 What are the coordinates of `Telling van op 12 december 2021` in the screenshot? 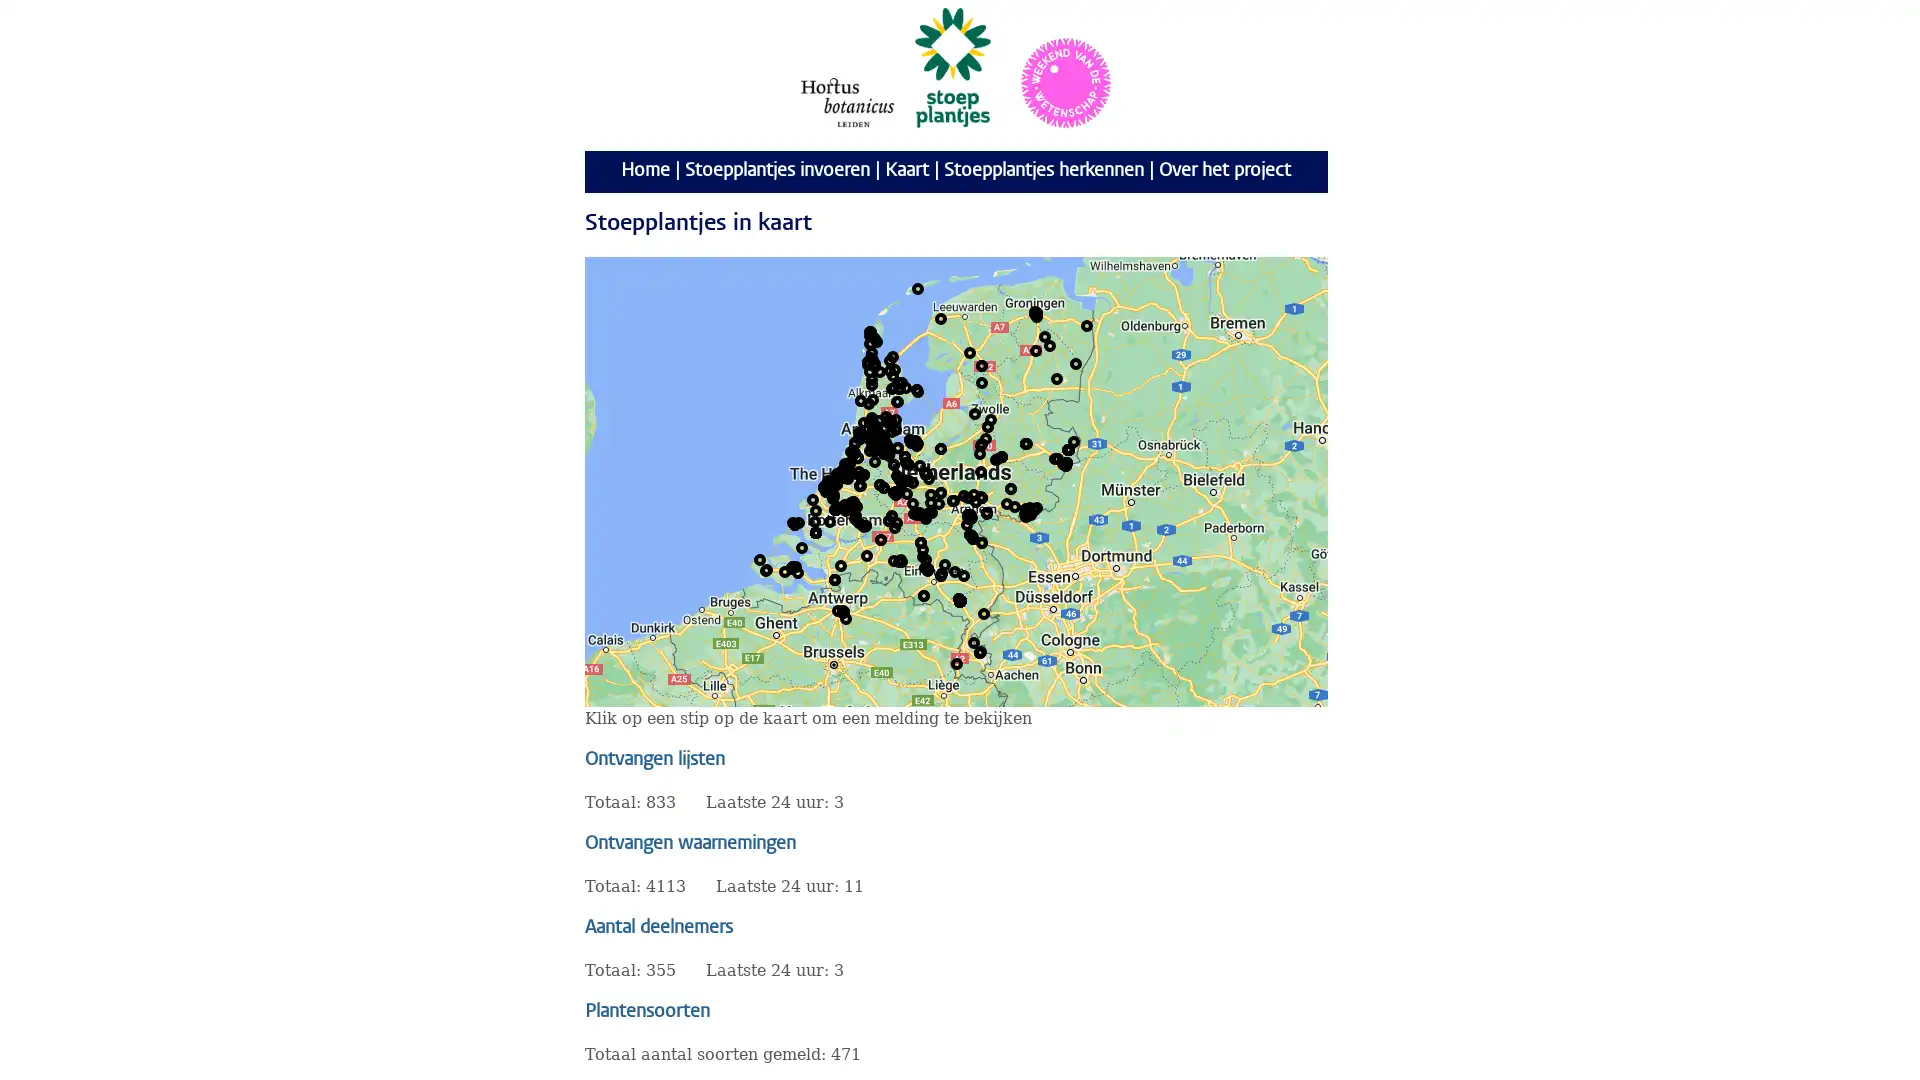 It's located at (897, 381).